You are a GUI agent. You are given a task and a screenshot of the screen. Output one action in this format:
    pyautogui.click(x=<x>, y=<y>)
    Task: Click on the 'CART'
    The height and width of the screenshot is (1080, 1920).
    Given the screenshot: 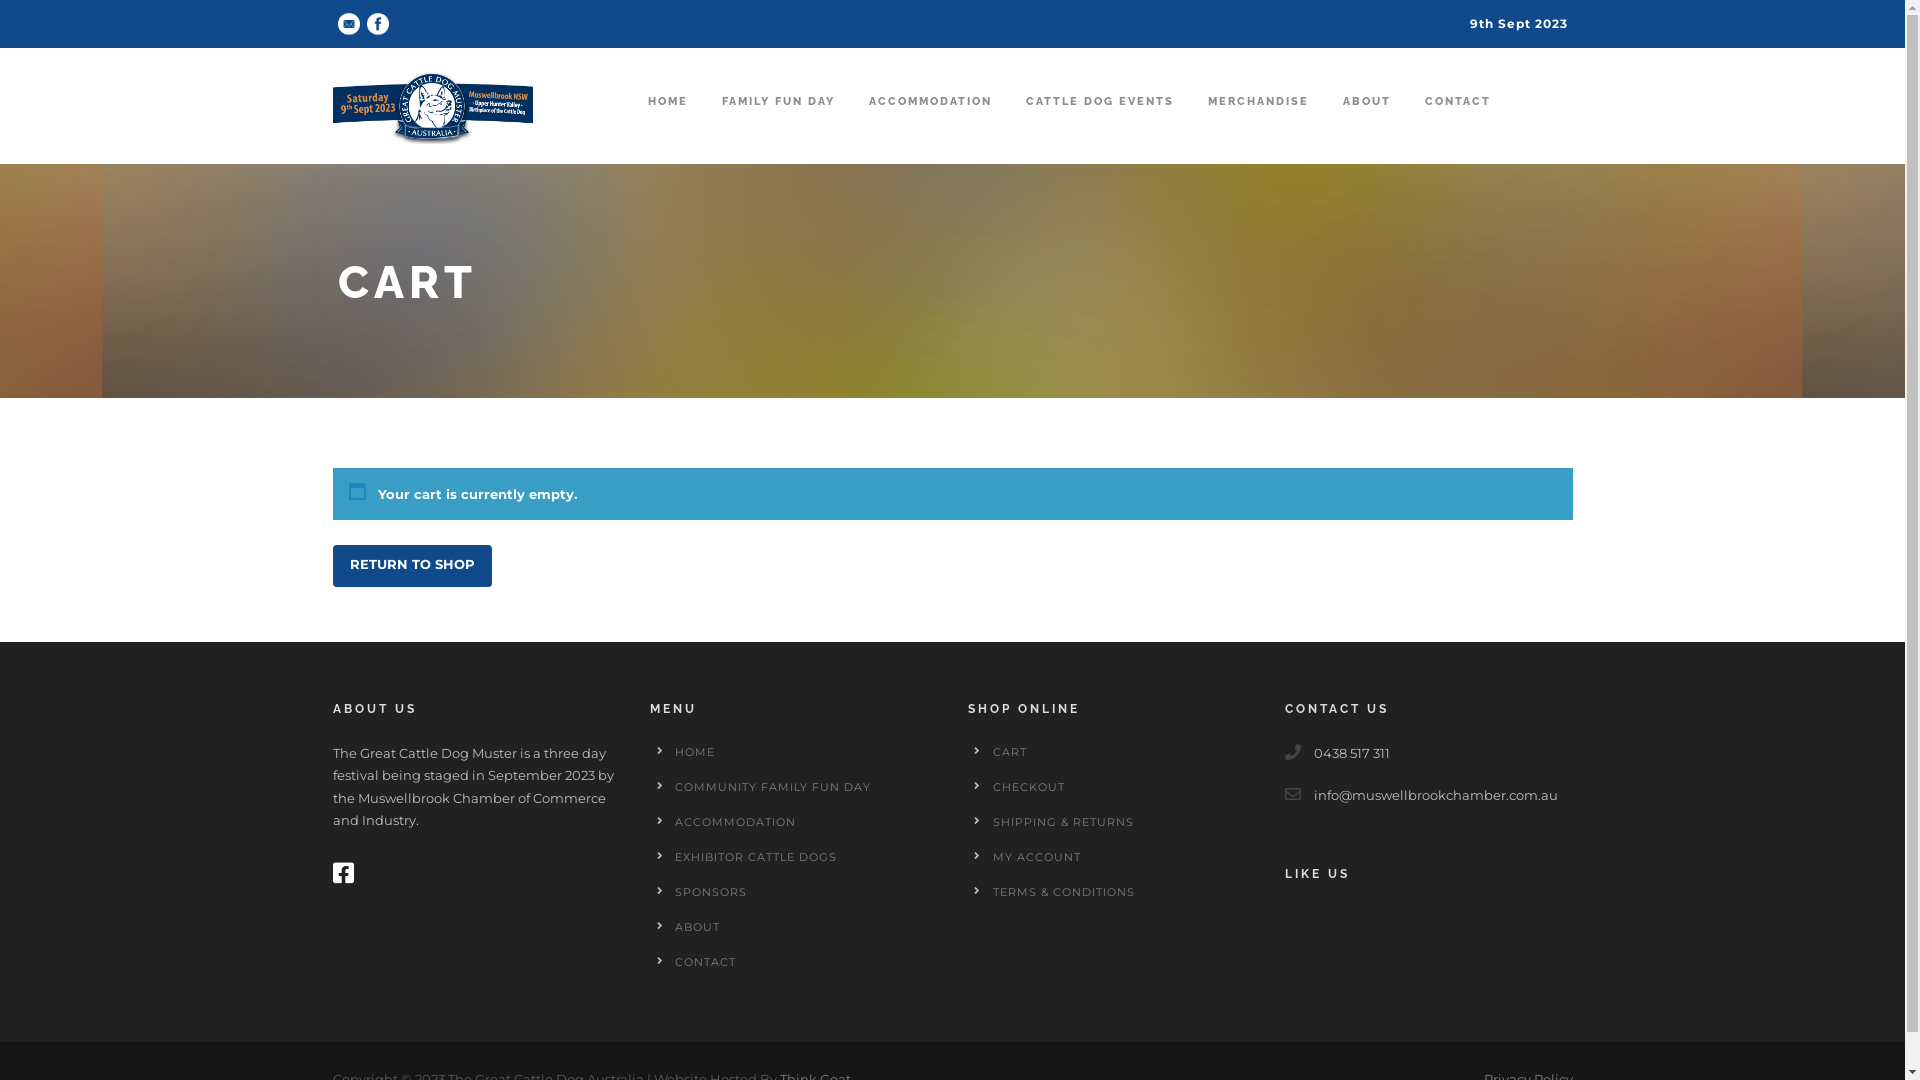 What is the action you would take?
    pyautogui.click(x=1008, y=752)
    